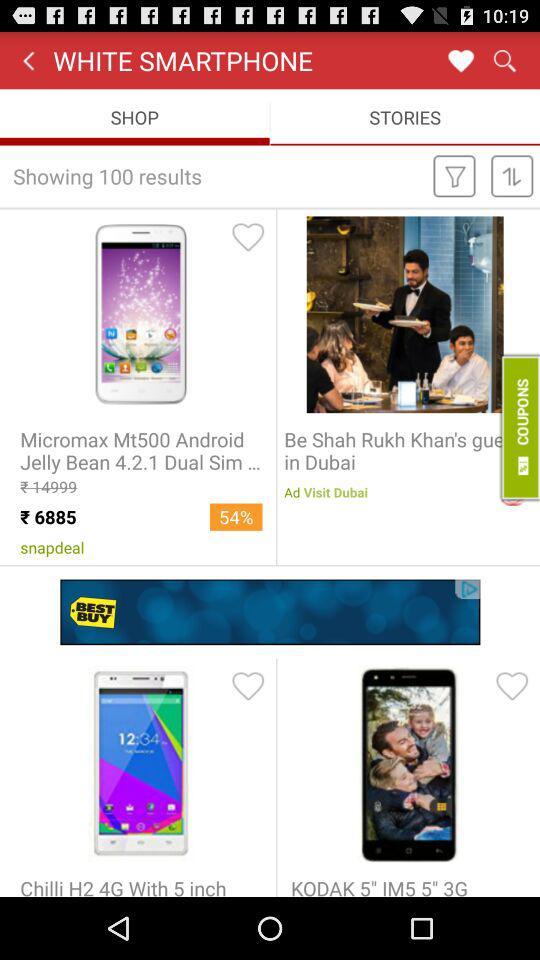 The height and width of the screenshot is (960, 540). What do you see at coordinates (503, 64) in the screenshot?
I see `the search icon` at bounding box center [503, 64].